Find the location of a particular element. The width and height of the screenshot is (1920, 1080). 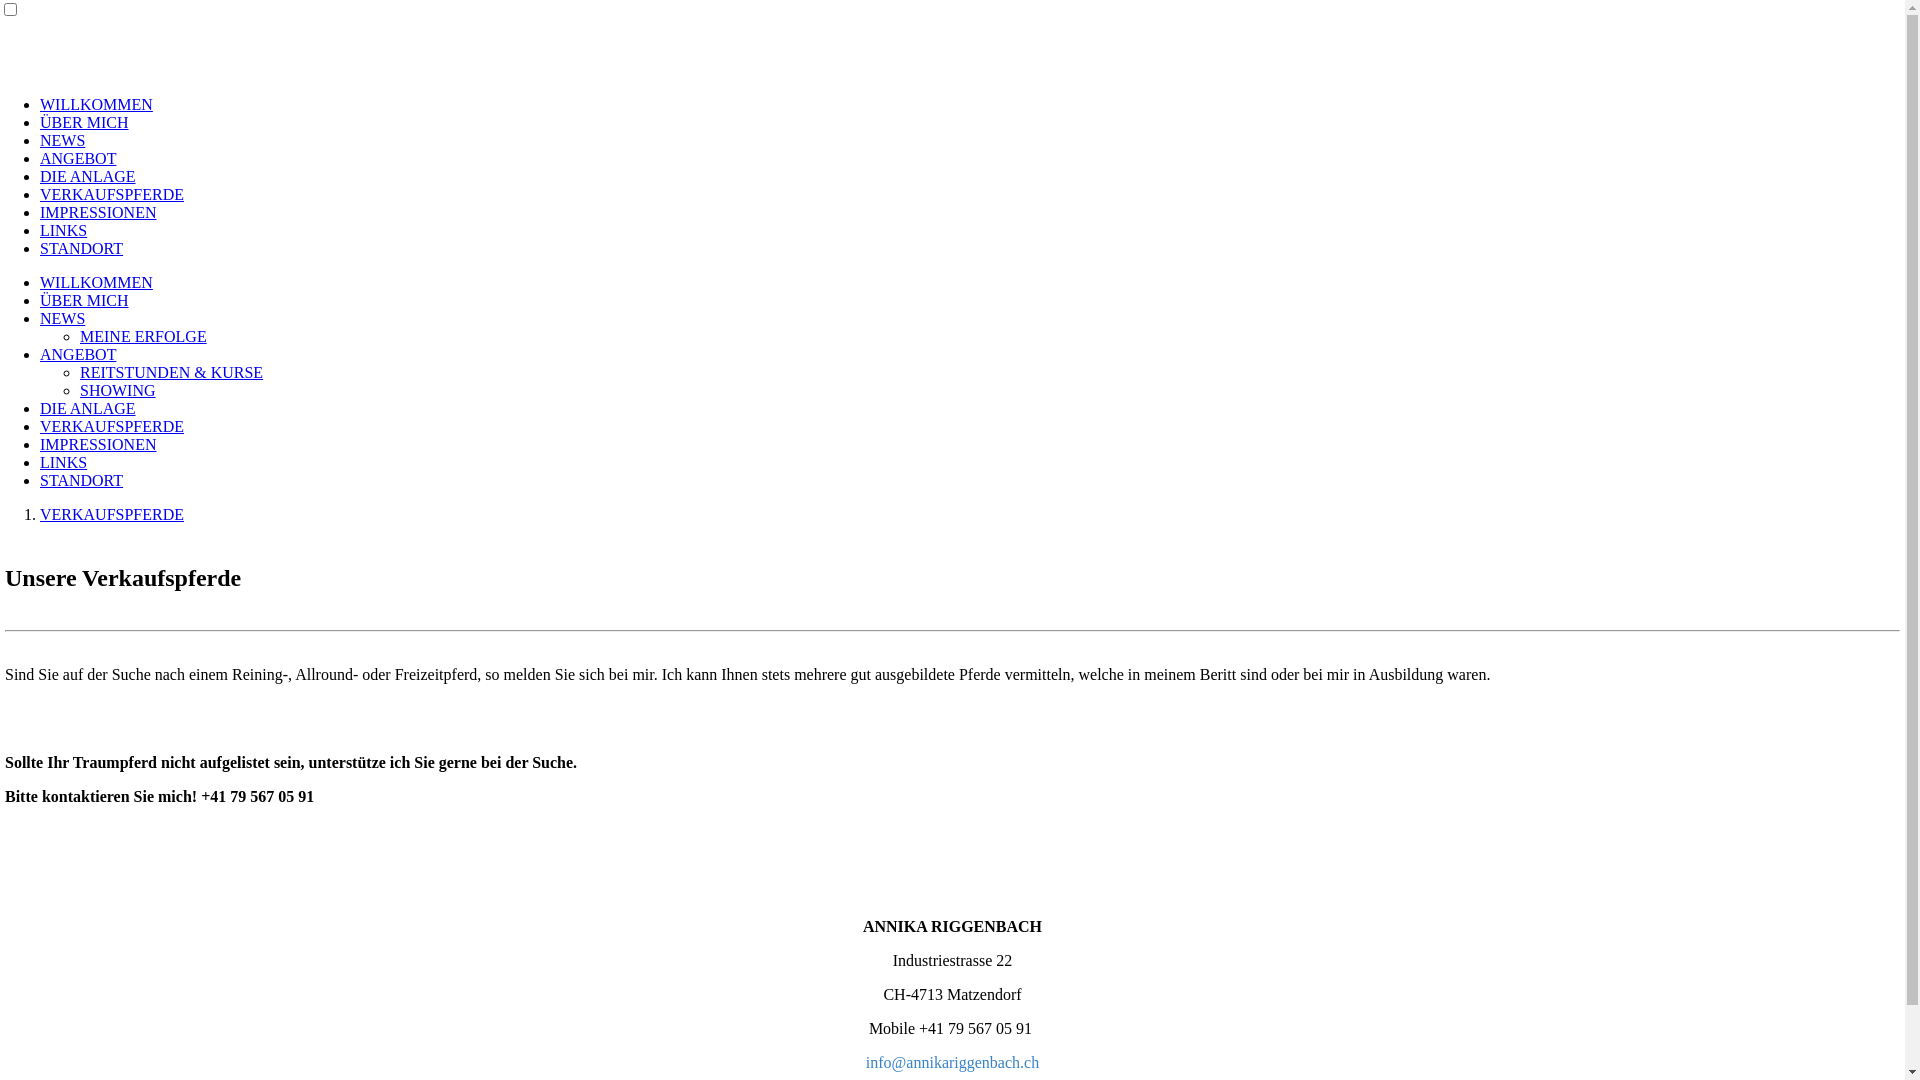

'VERKAUFSPFERDE' is located at coordinates (110, 425).